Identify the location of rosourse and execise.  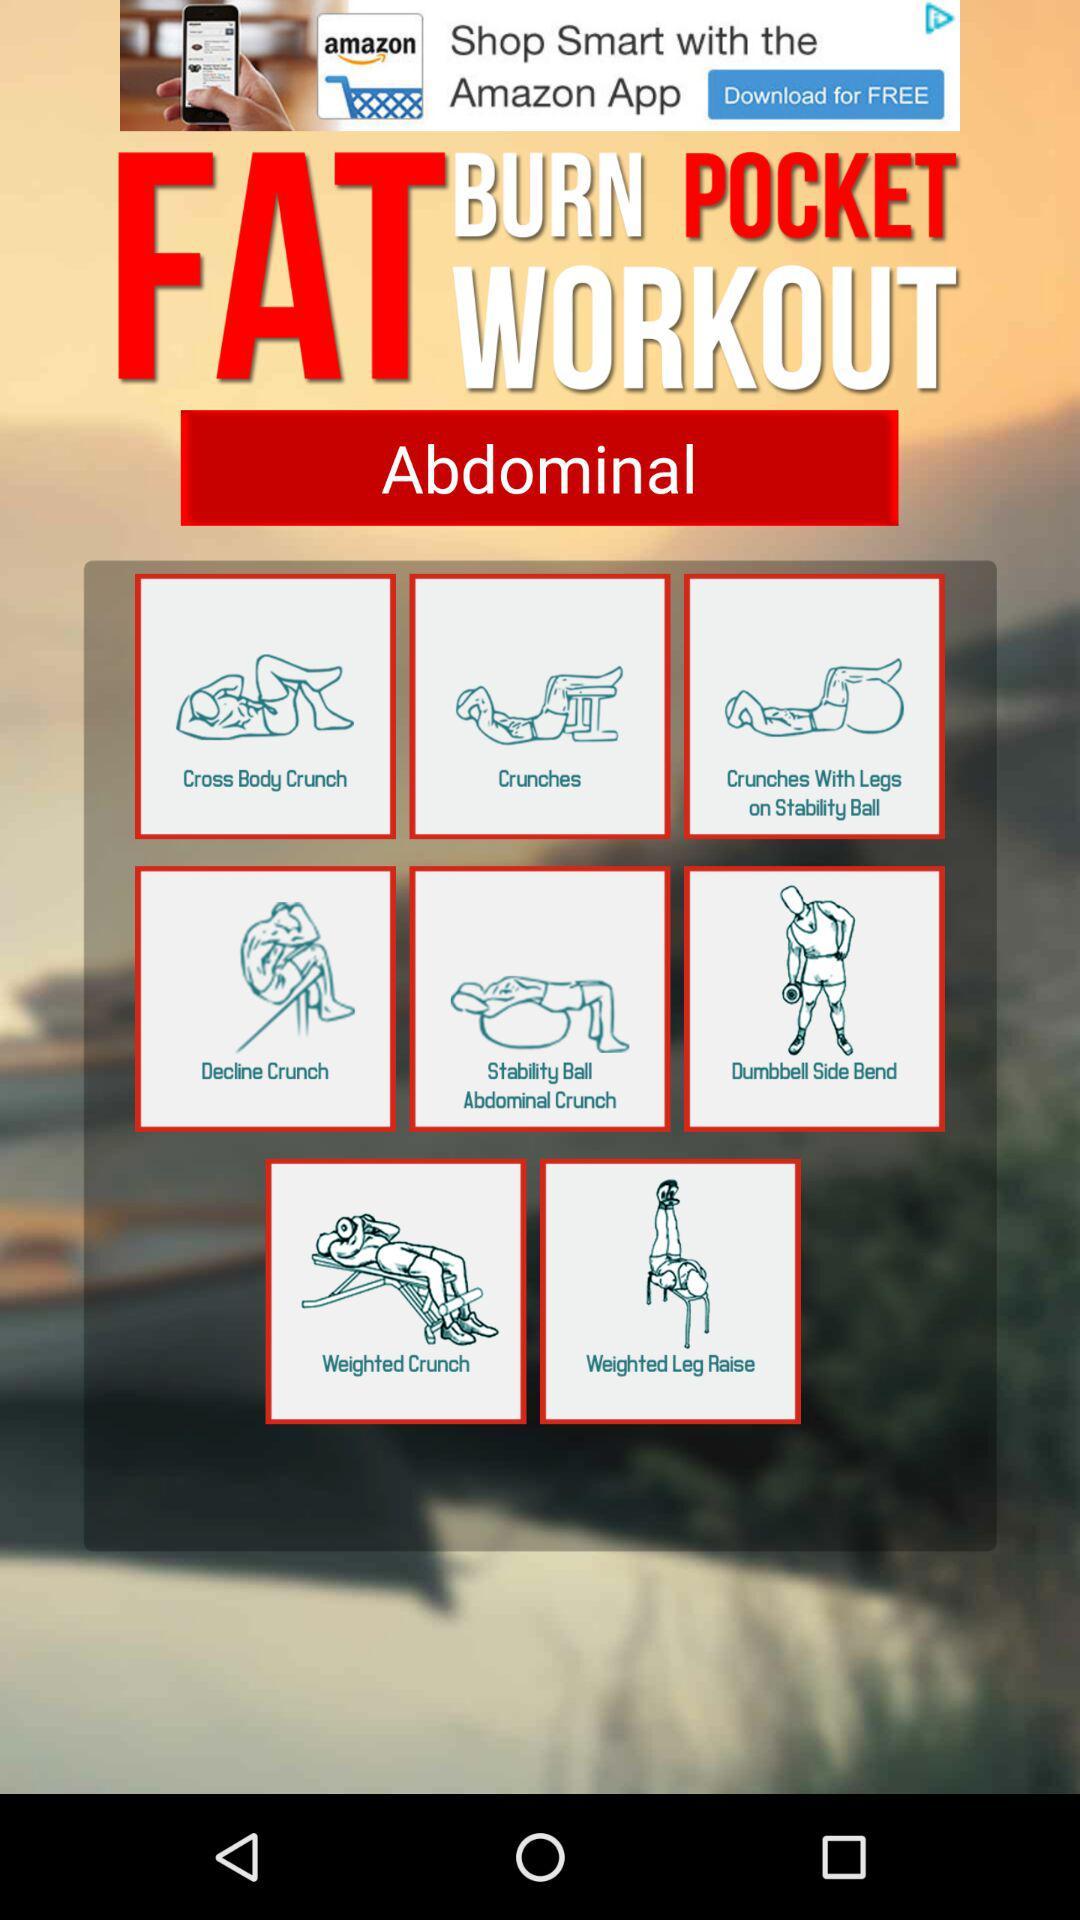
(540, 998).